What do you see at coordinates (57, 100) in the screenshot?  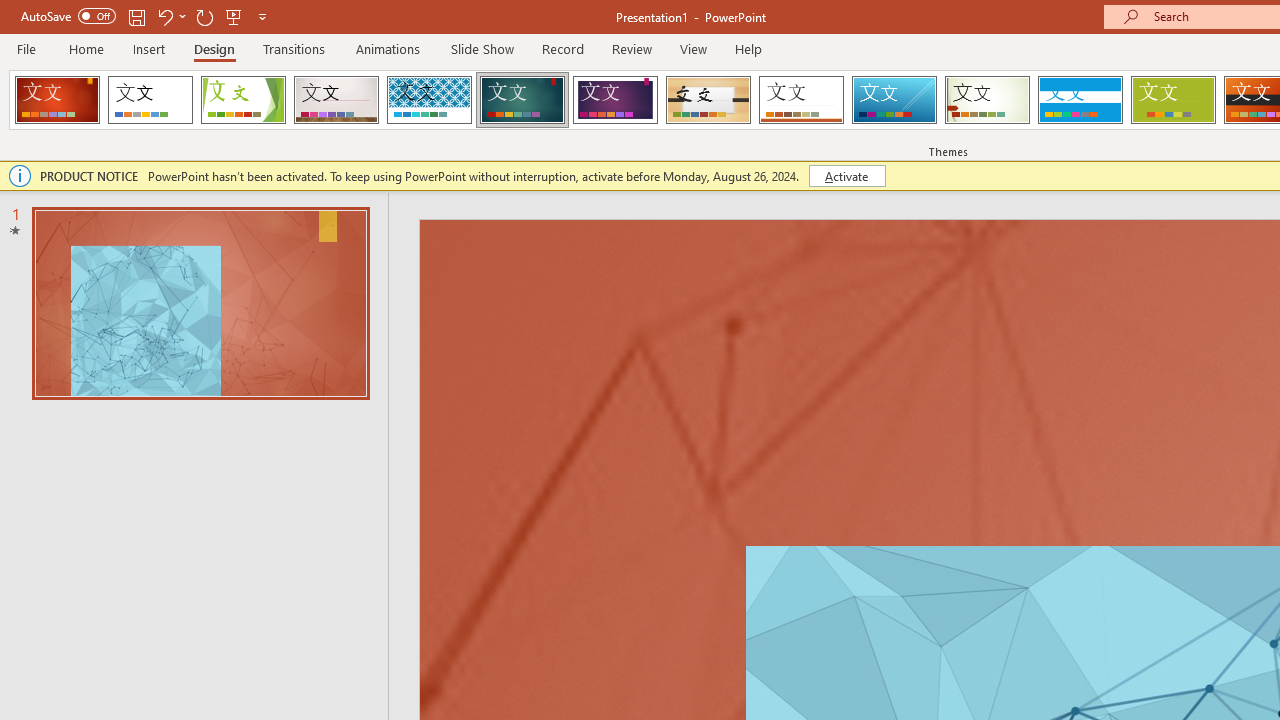 I see `'FadeVTI'` at bounding box center [57, 100].